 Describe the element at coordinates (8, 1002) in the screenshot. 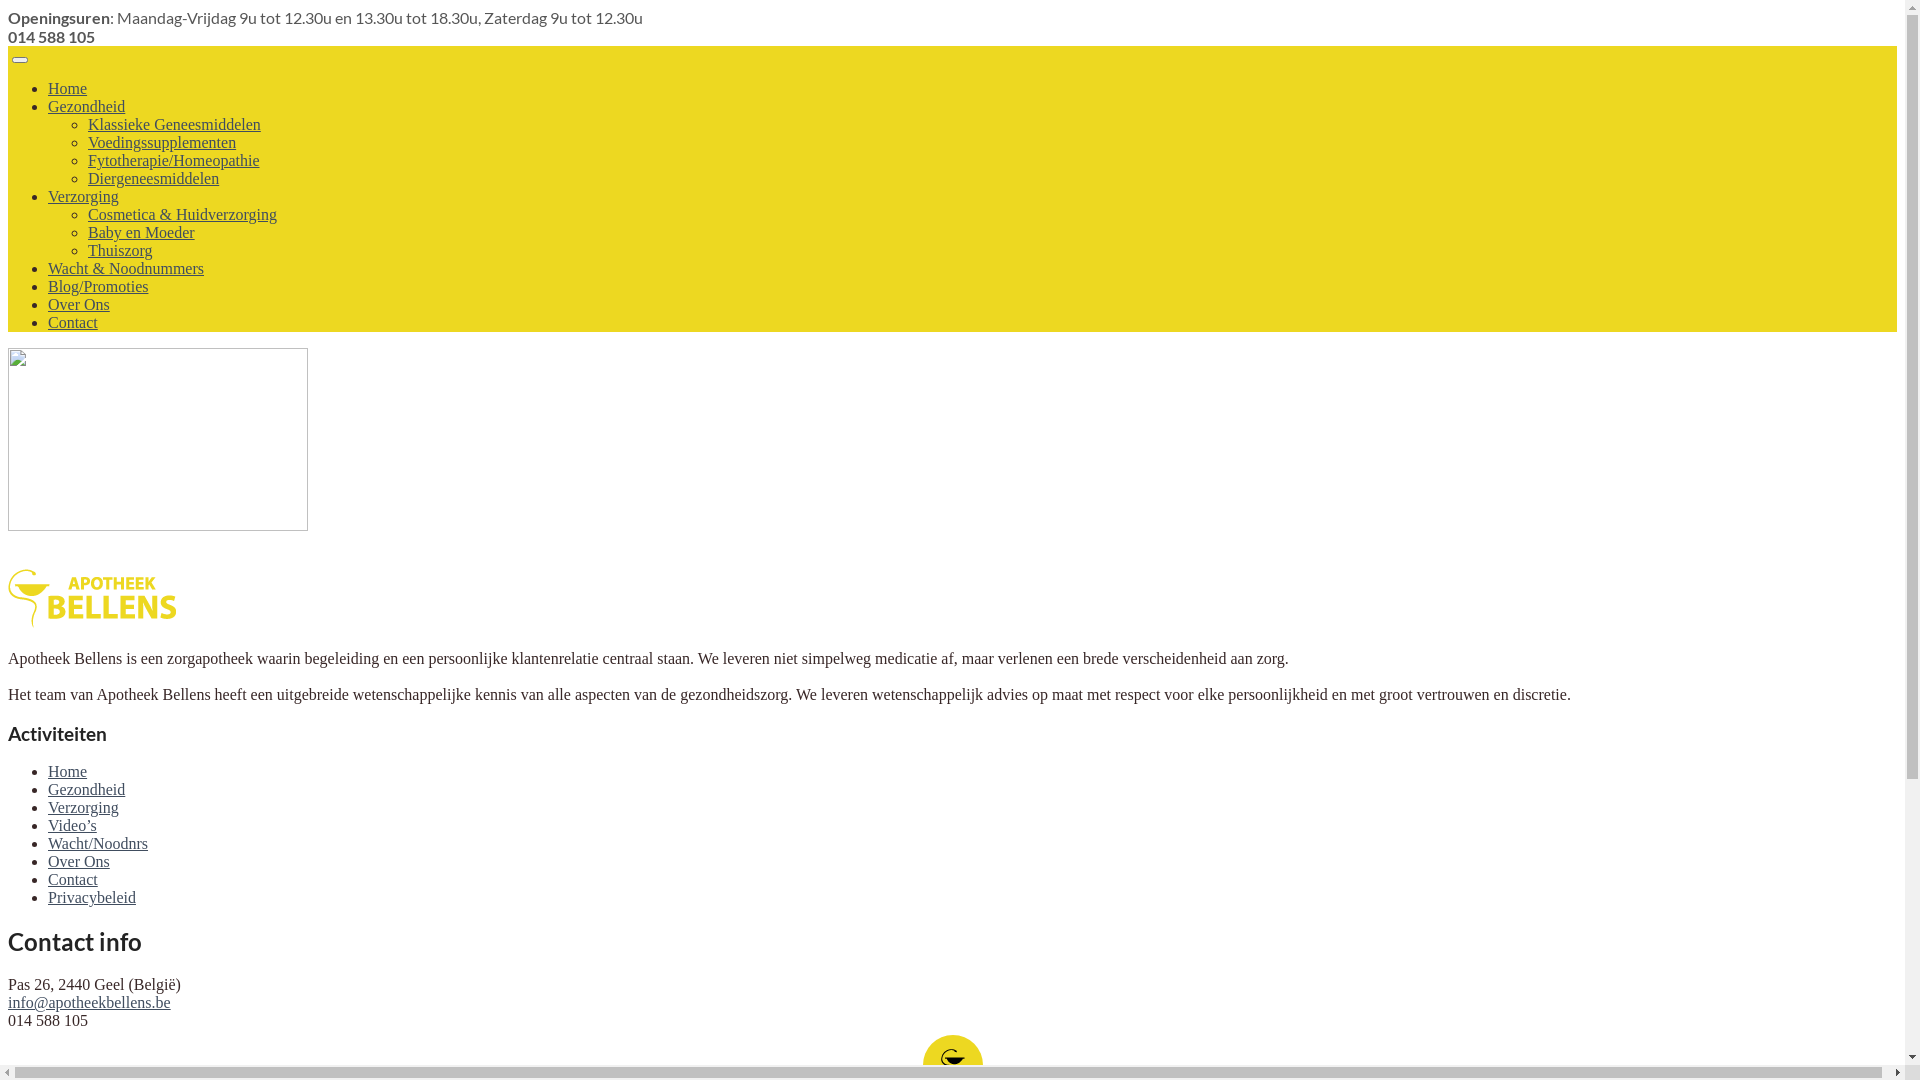

I see `'info@apotheekbellens.be'` at that location.